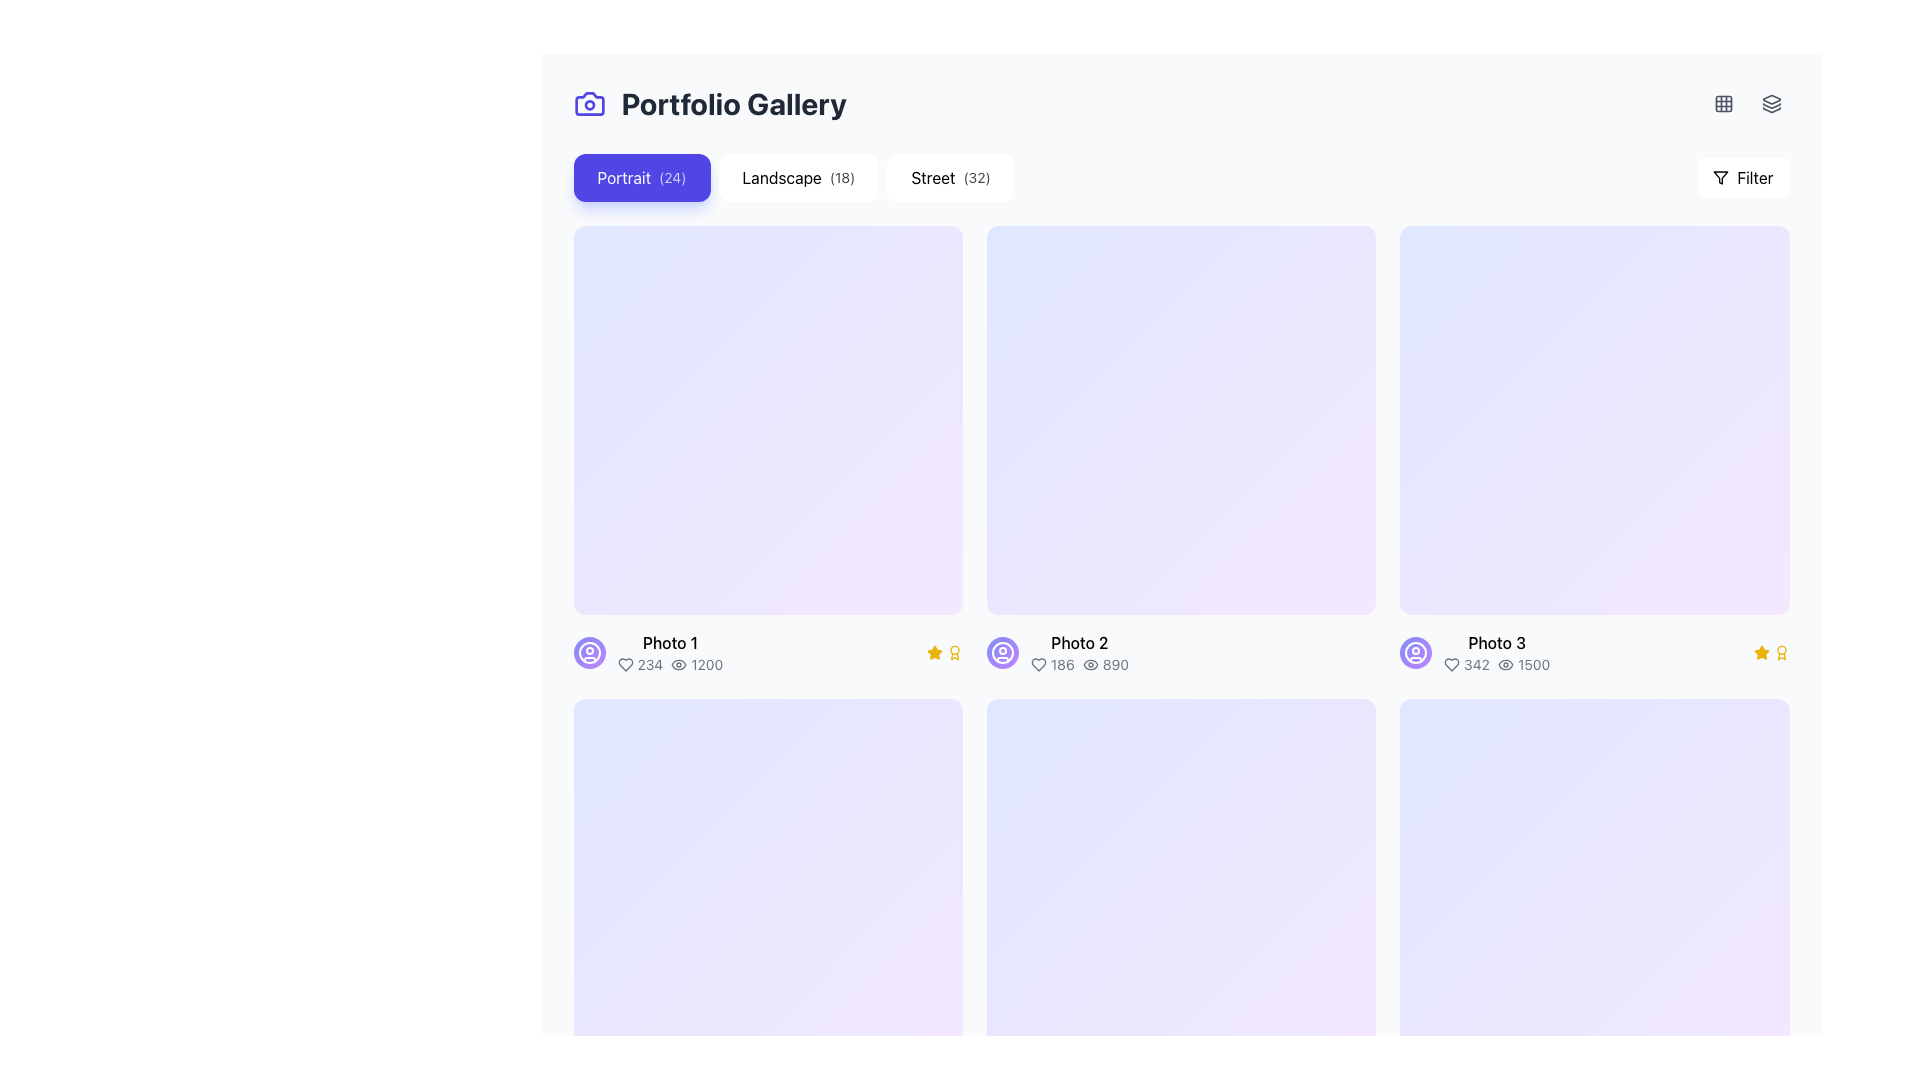 The height and width of the screenshot is (1080, 1920). Describe the element at coordinates (588, 104) in the screenshot. I see `the camera icon located on the top-left side of the interface` at that location.